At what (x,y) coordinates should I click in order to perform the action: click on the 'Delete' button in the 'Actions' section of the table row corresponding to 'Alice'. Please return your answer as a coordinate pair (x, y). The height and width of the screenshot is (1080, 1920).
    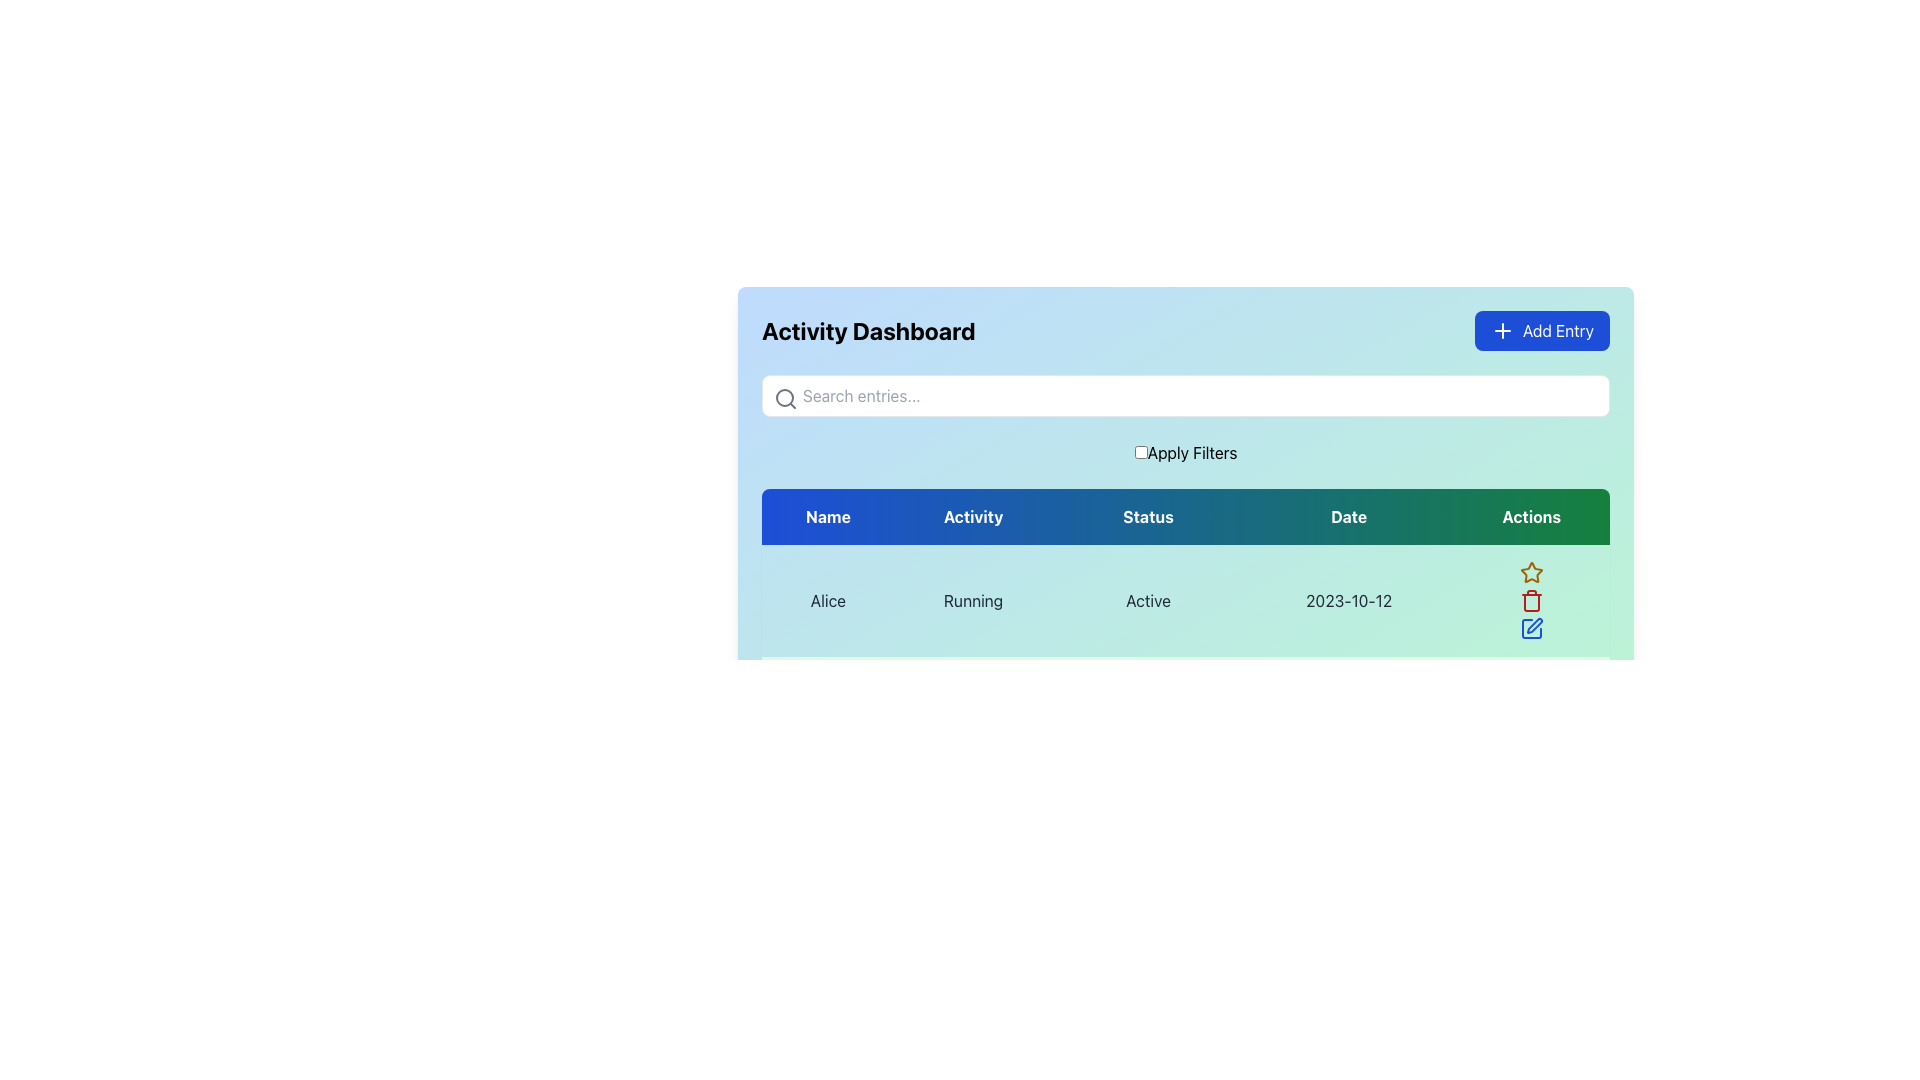
    Looking at the image, I should click on (1530, 600).